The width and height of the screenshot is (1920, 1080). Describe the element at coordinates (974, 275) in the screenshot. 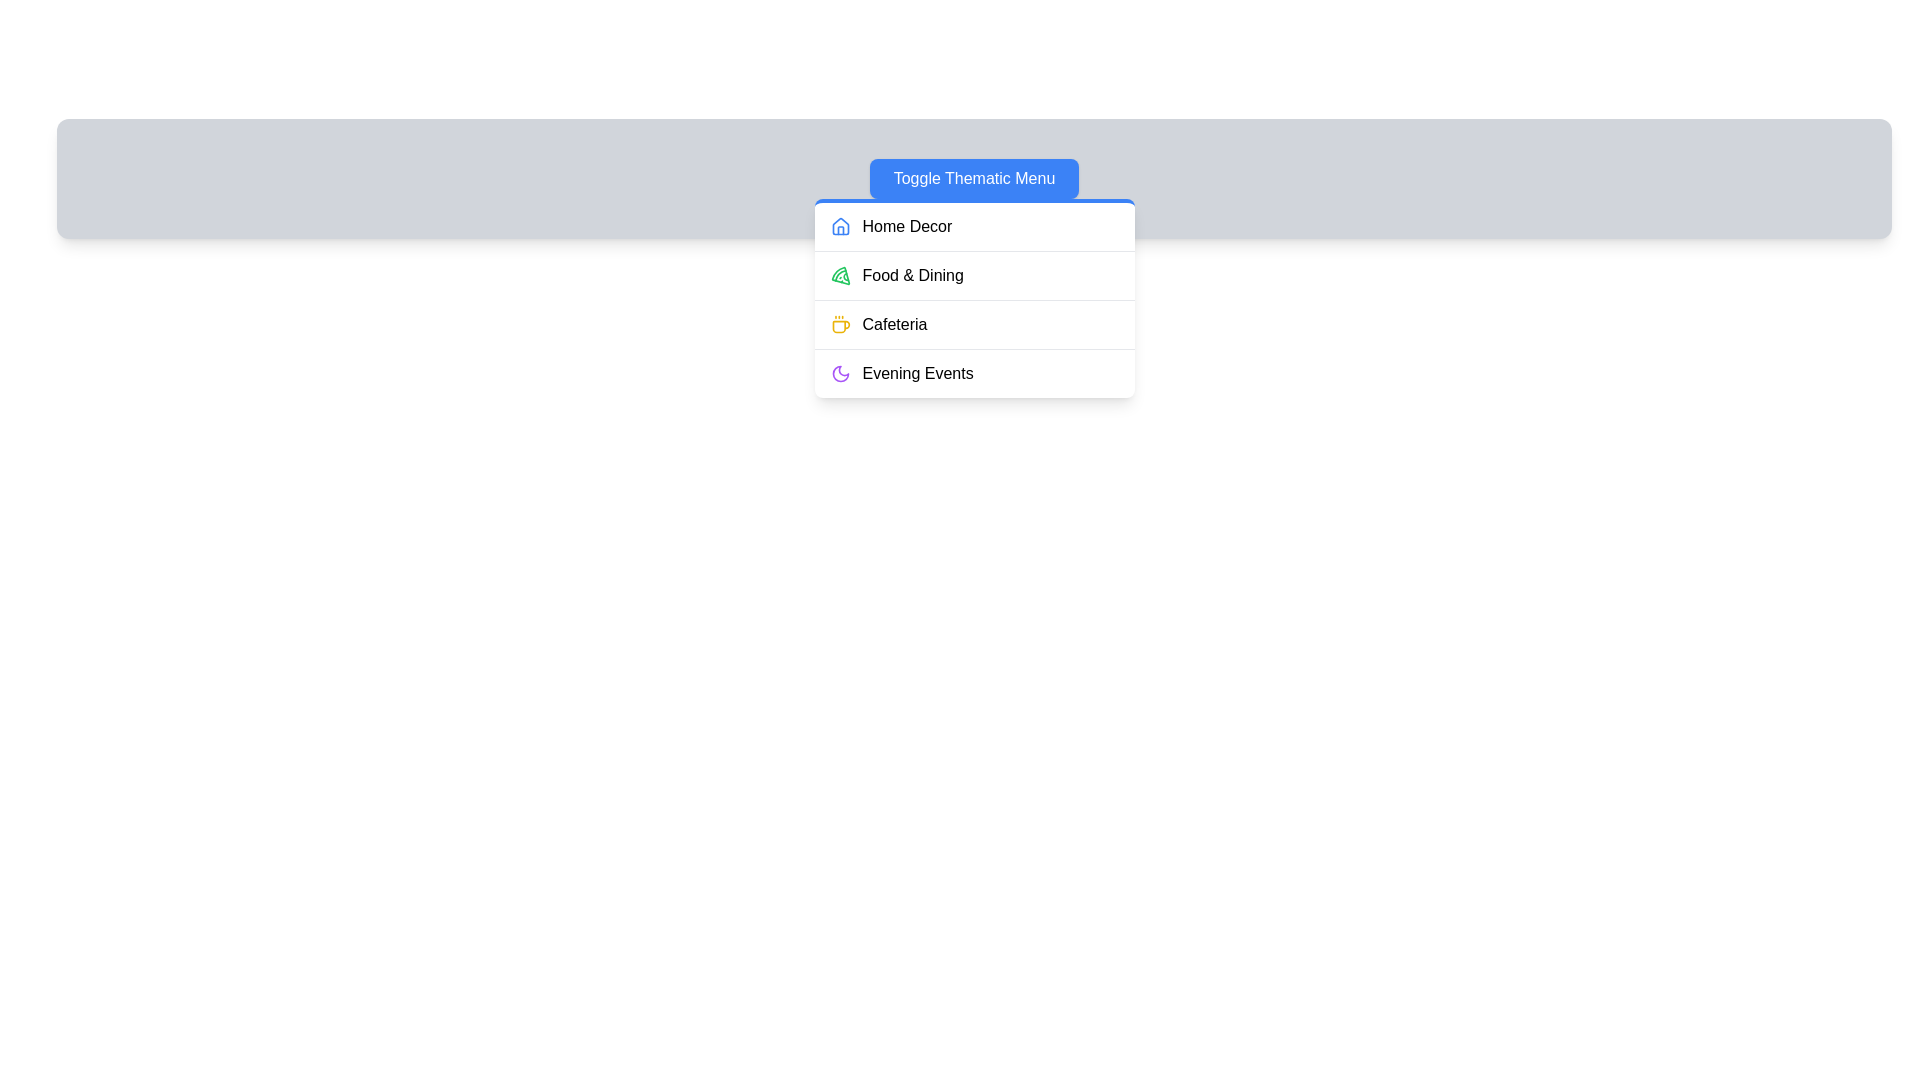

I see `the menu item Food & Dining to observe its visual feedback` at that location.